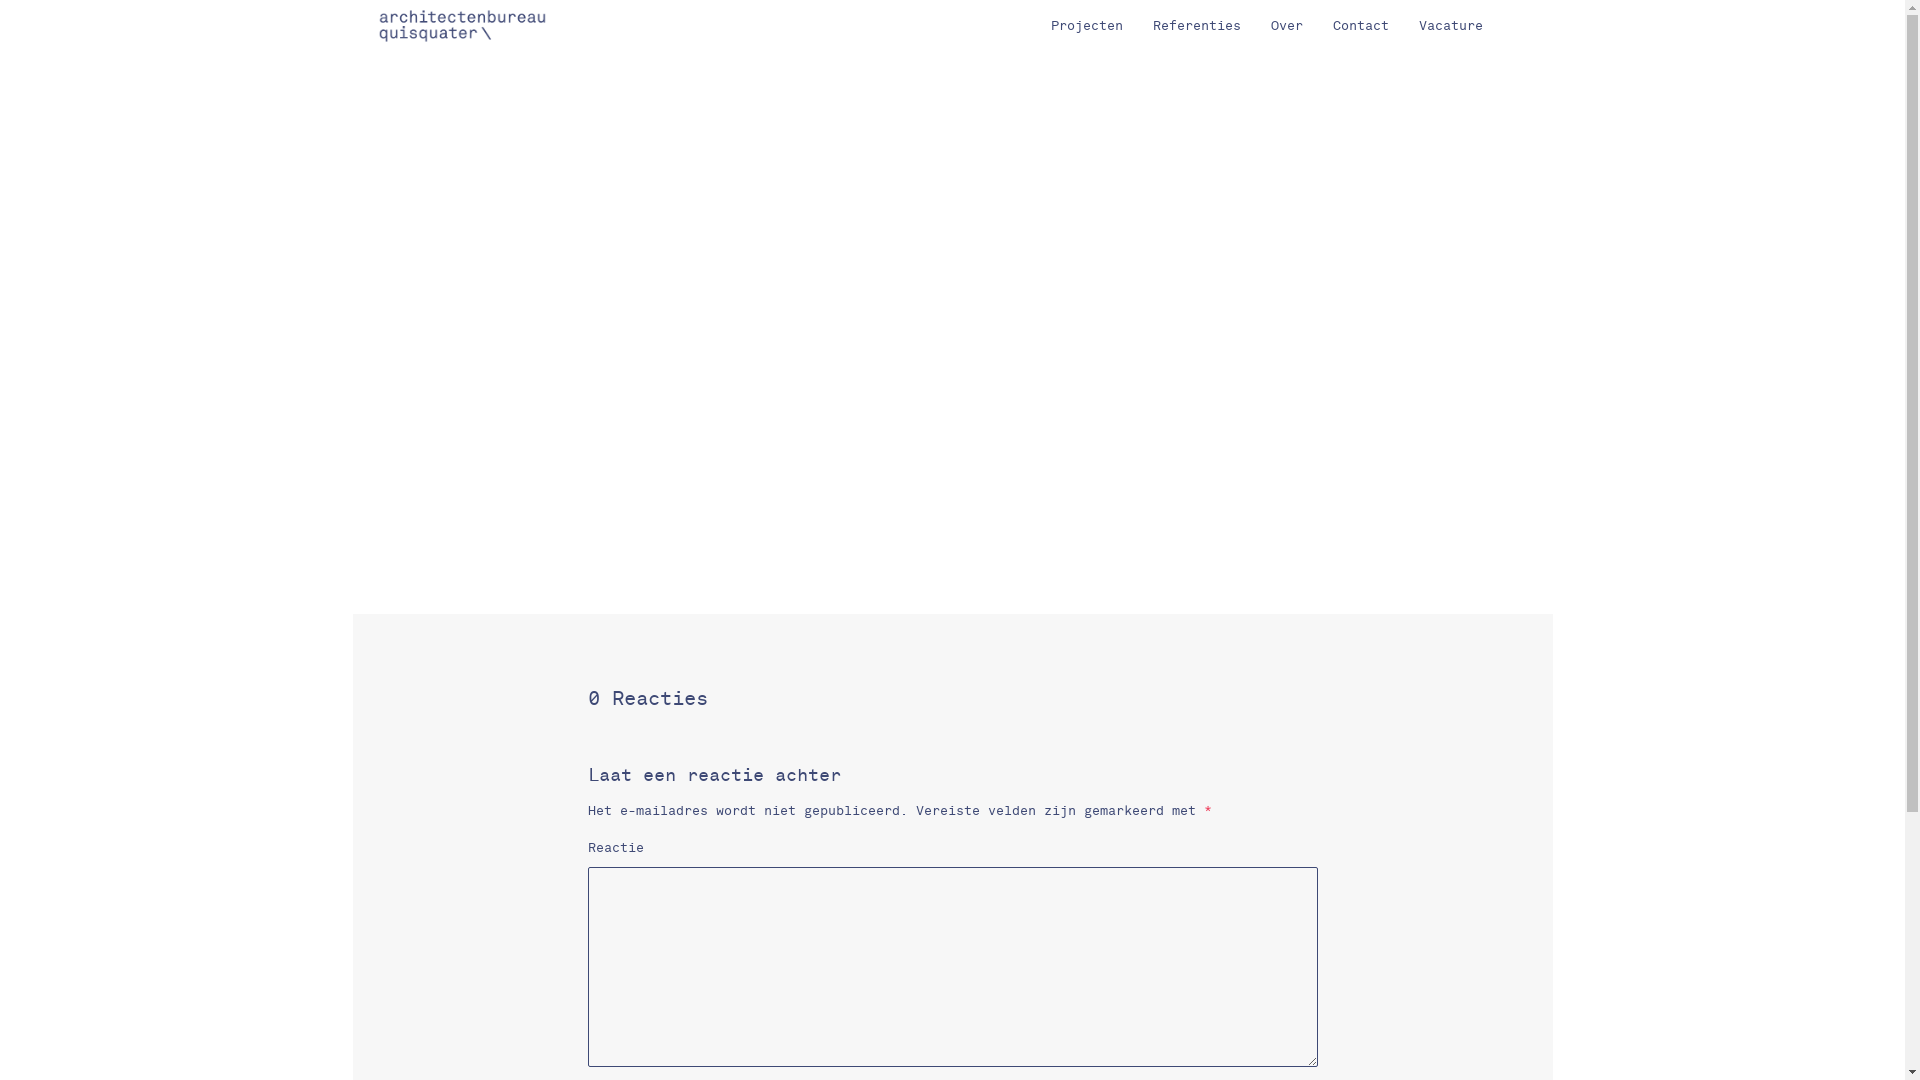 The width and height of the screenshot is (1920, 1080). Describe the element at coordinates (1137, 26) in the screenshot. I see `'Referenties'` at that location.